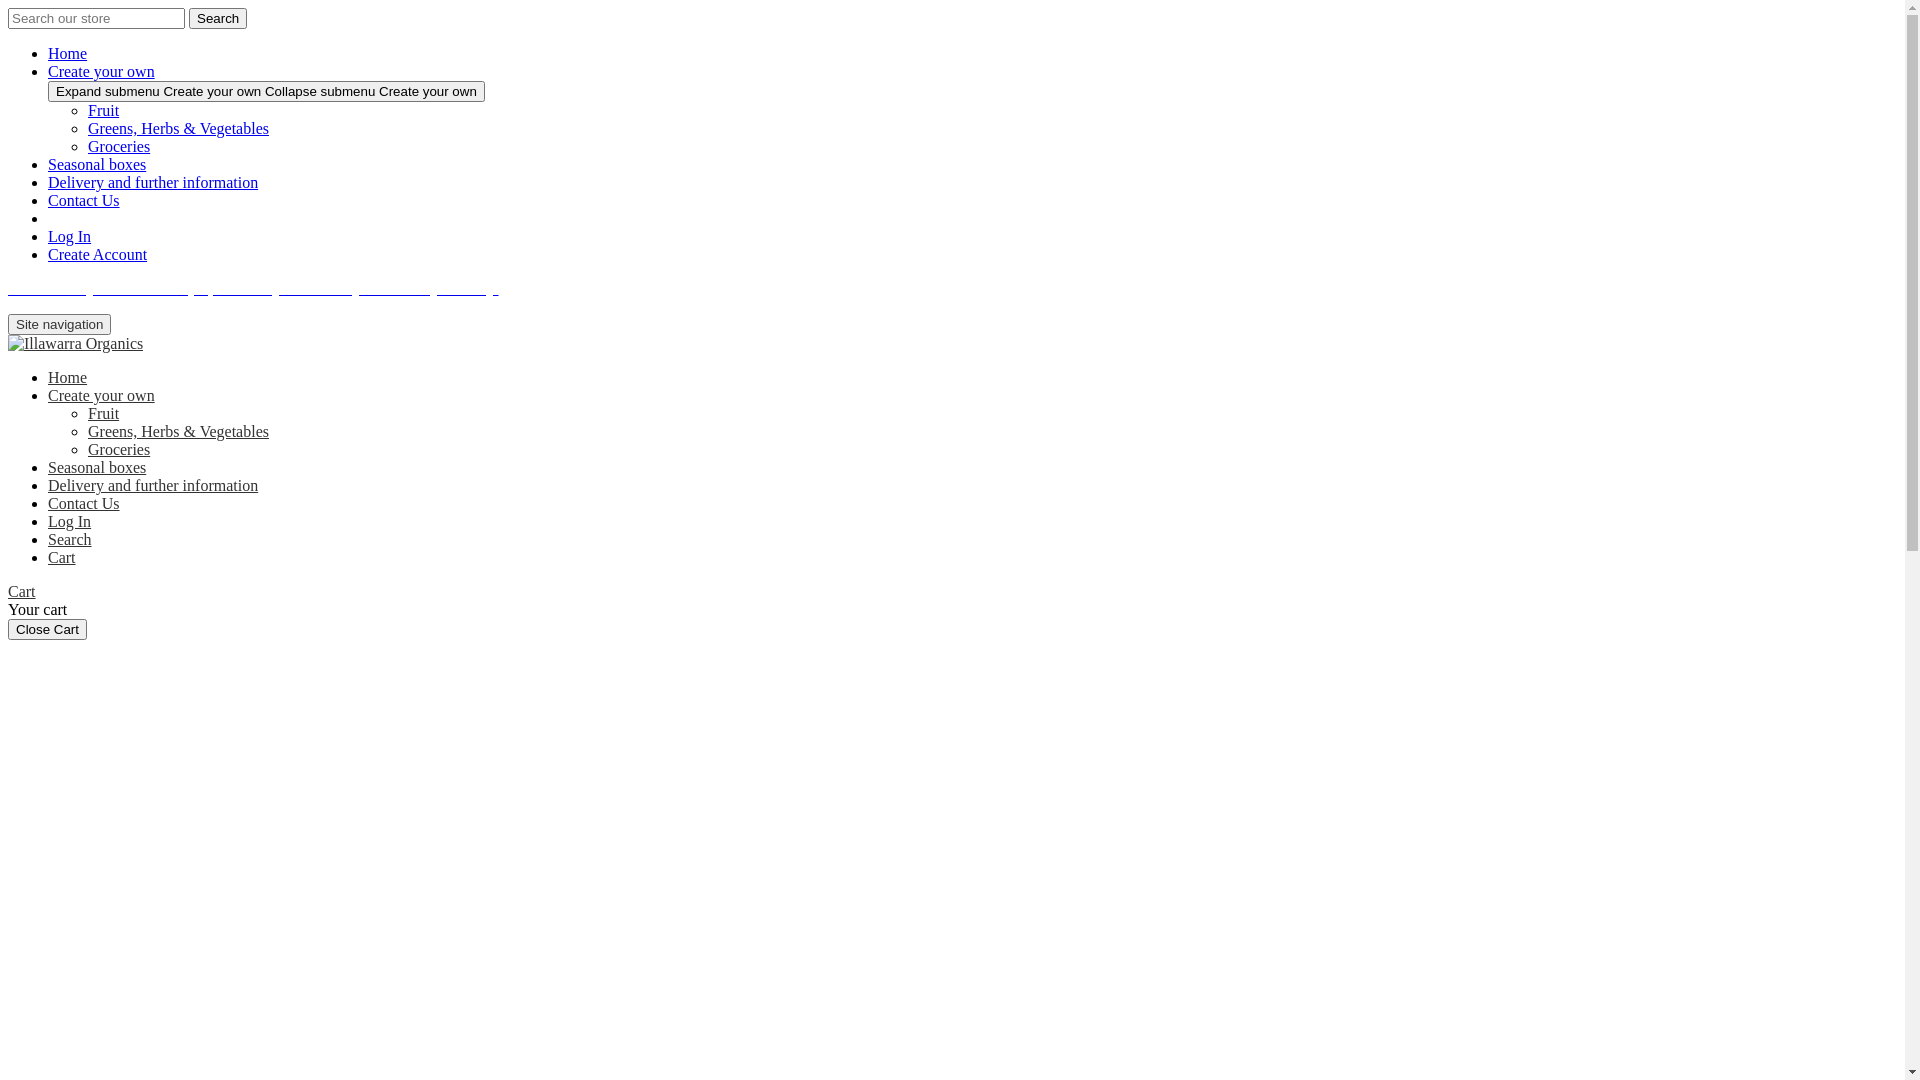  I want to click on 'Greens, Herbs & Vegetables', so click(178, 128).